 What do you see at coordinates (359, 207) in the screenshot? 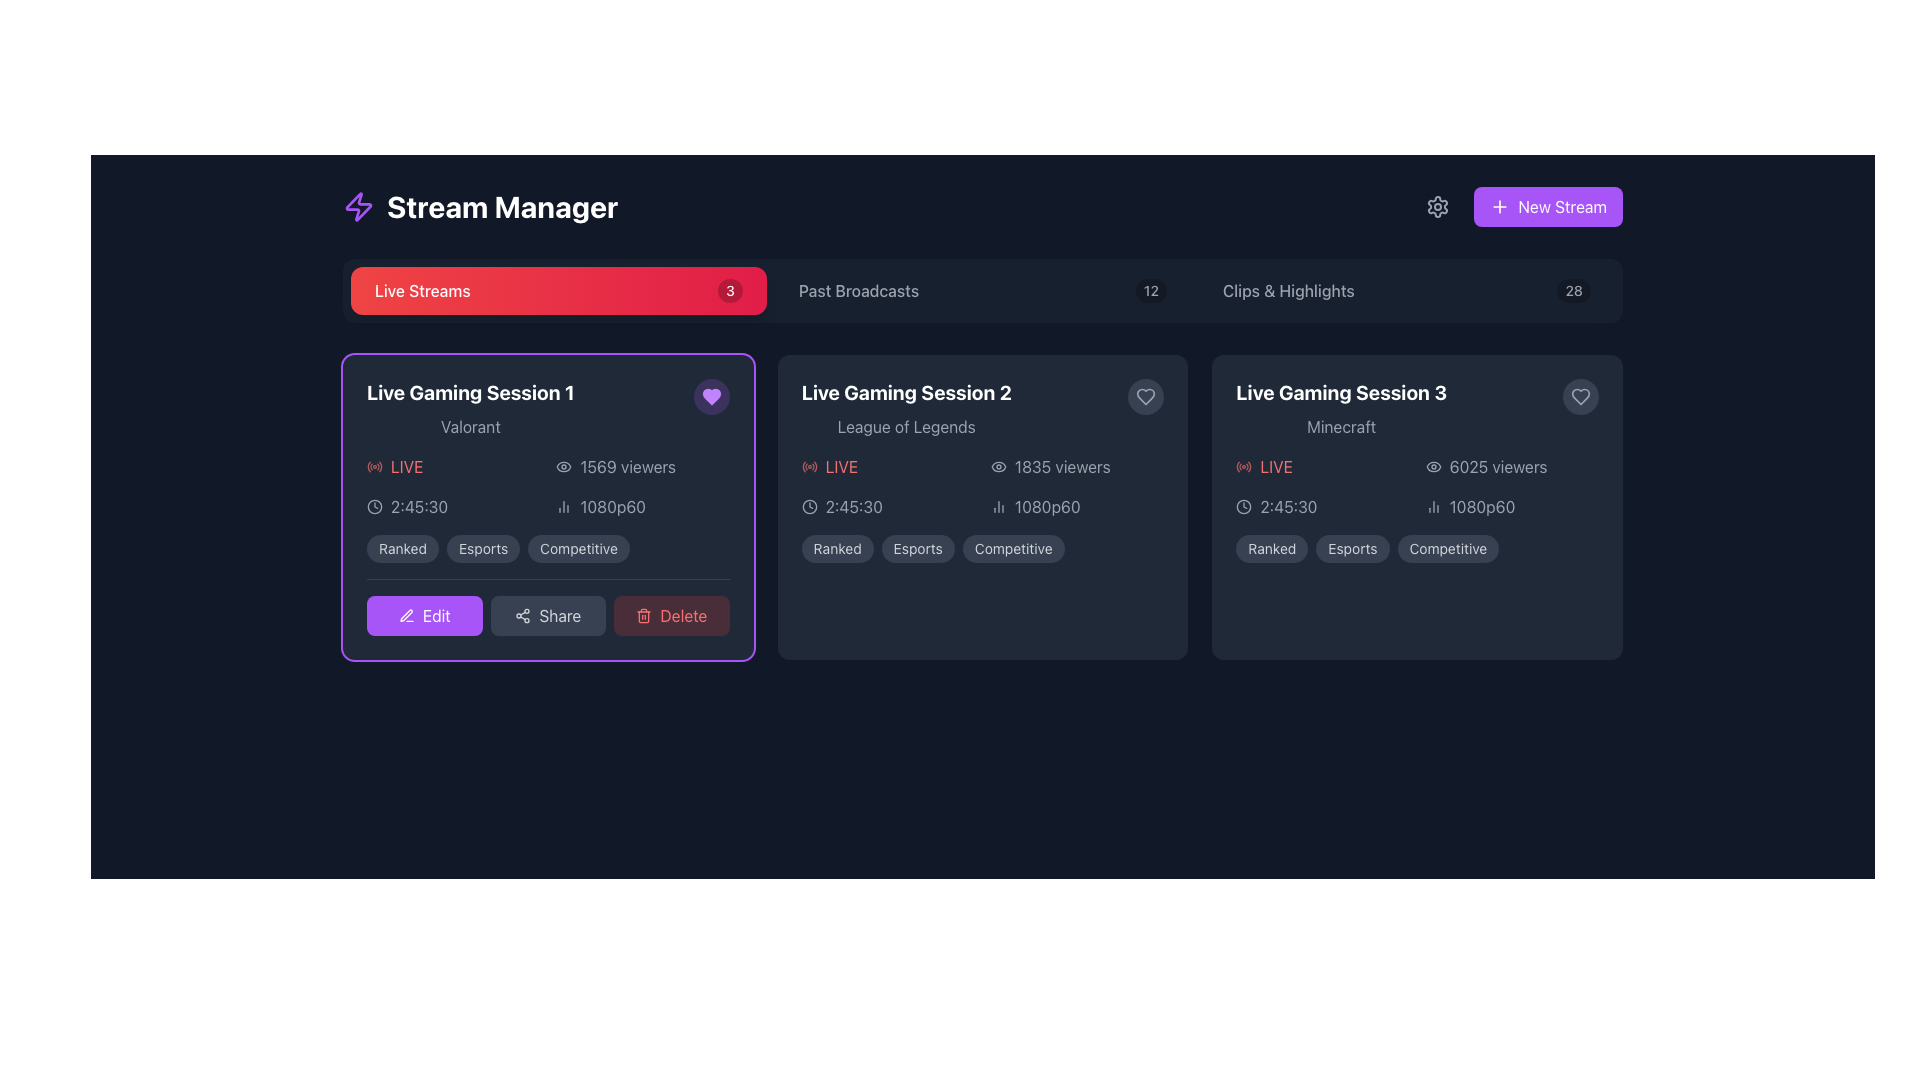
I see `the logo/icon located at the top-left area of the interface, next to the text 'Stream Manager', which serves as a branding element for the application` at bounding box center [359, 207].